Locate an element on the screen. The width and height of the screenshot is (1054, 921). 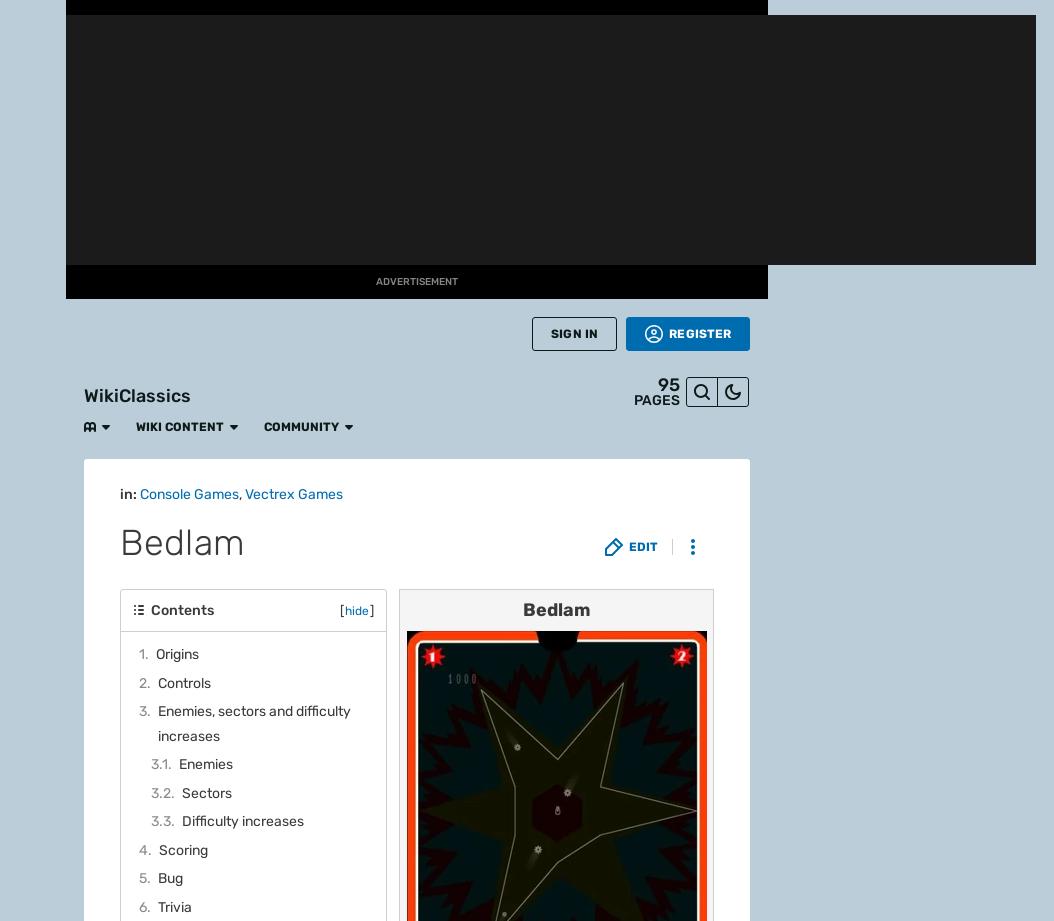
'TV' is located at coordinates (32, 500).